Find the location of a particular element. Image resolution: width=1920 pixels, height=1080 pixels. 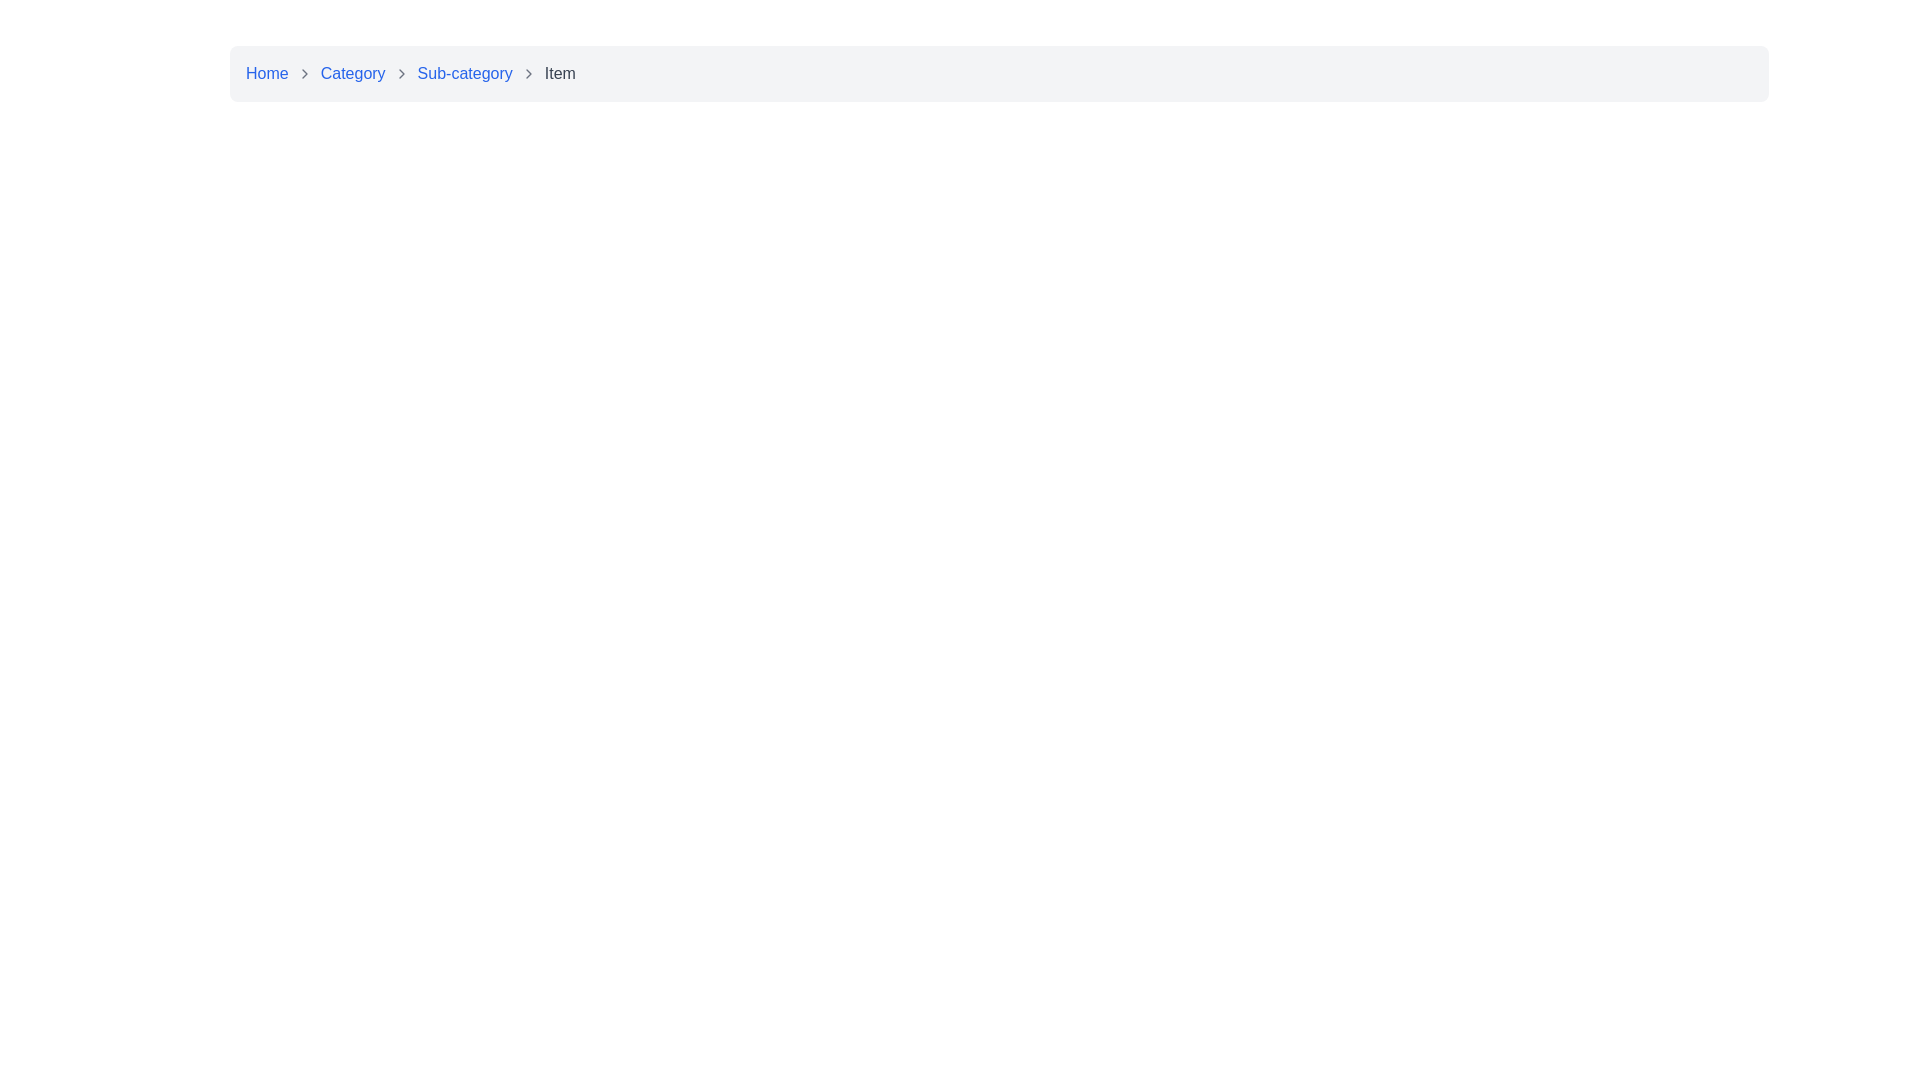

the 'Home' hyperlink is located at coordinates (266, 72).